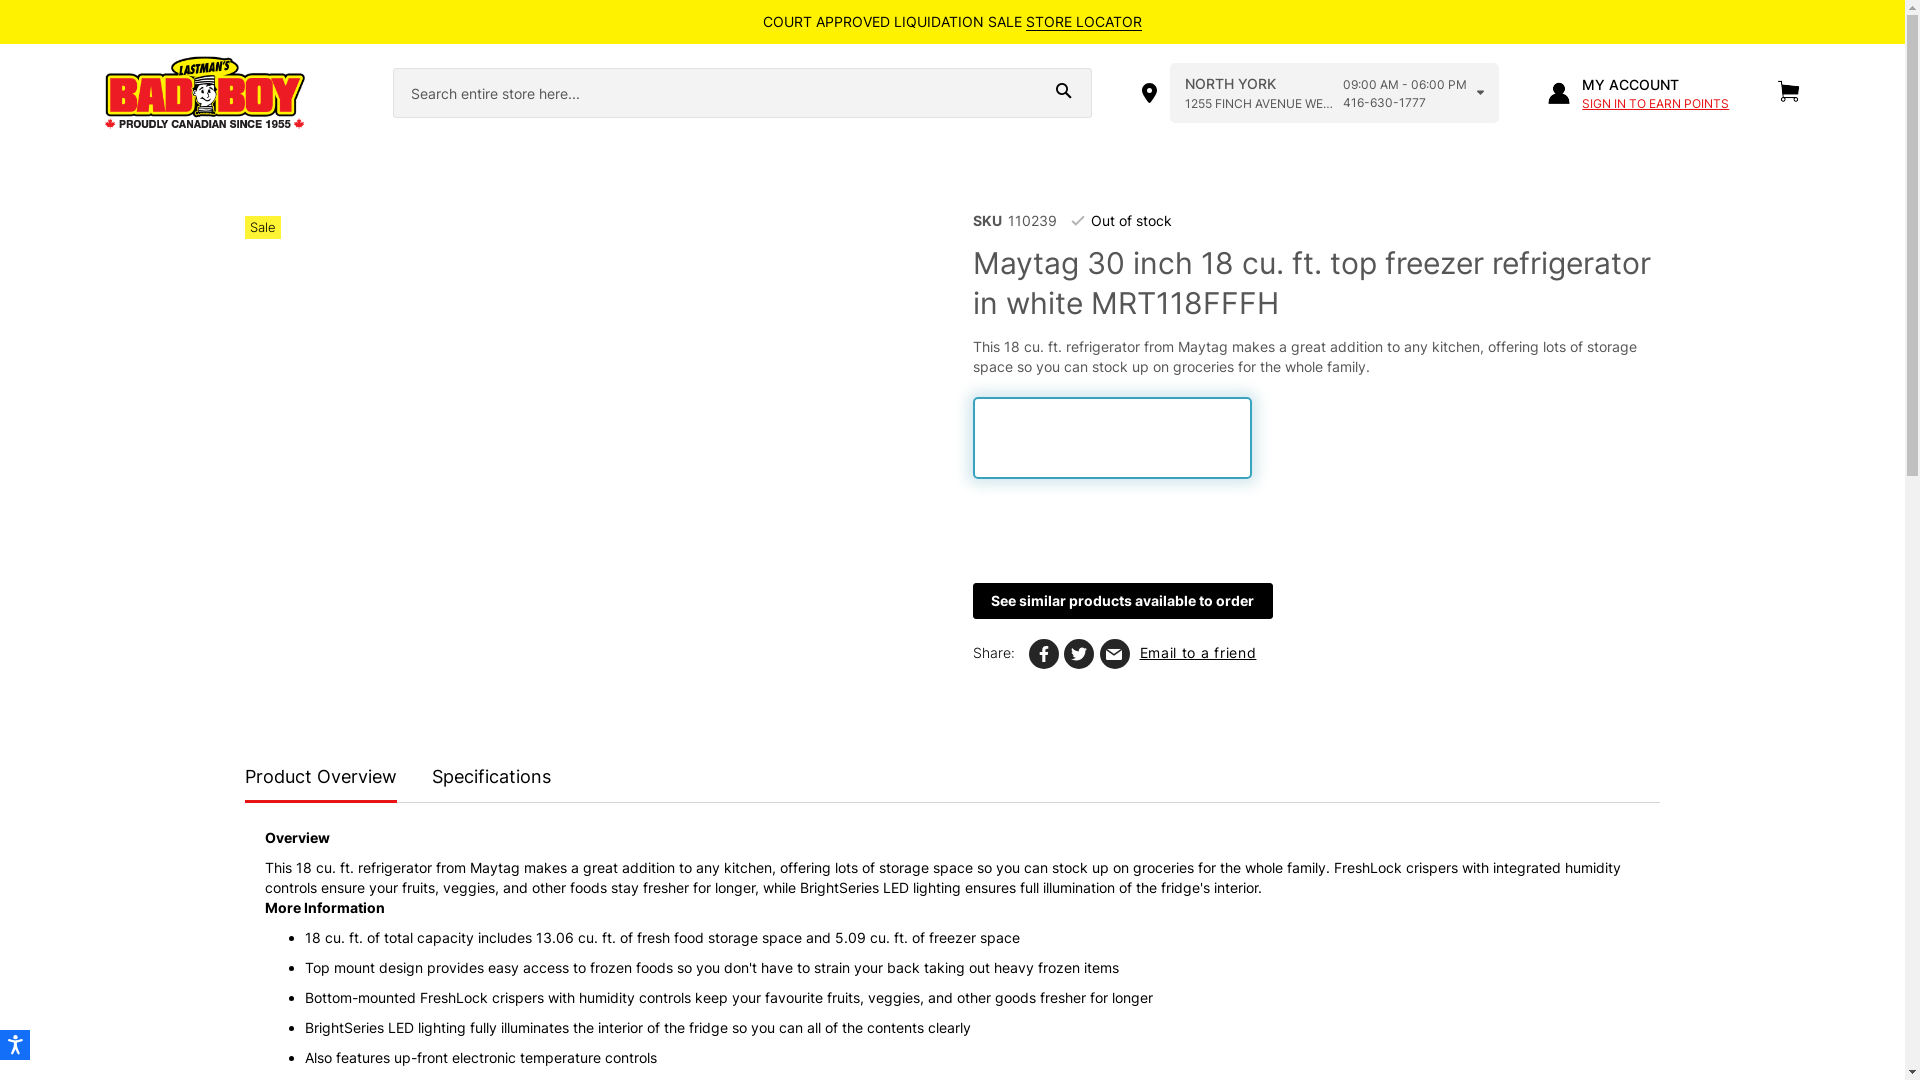 This screenshot has width=1920, height=1080. Describe the element at coordinates (230, 93) in the screenshot. I see `'Lastman's Bad Boy'` at that location.